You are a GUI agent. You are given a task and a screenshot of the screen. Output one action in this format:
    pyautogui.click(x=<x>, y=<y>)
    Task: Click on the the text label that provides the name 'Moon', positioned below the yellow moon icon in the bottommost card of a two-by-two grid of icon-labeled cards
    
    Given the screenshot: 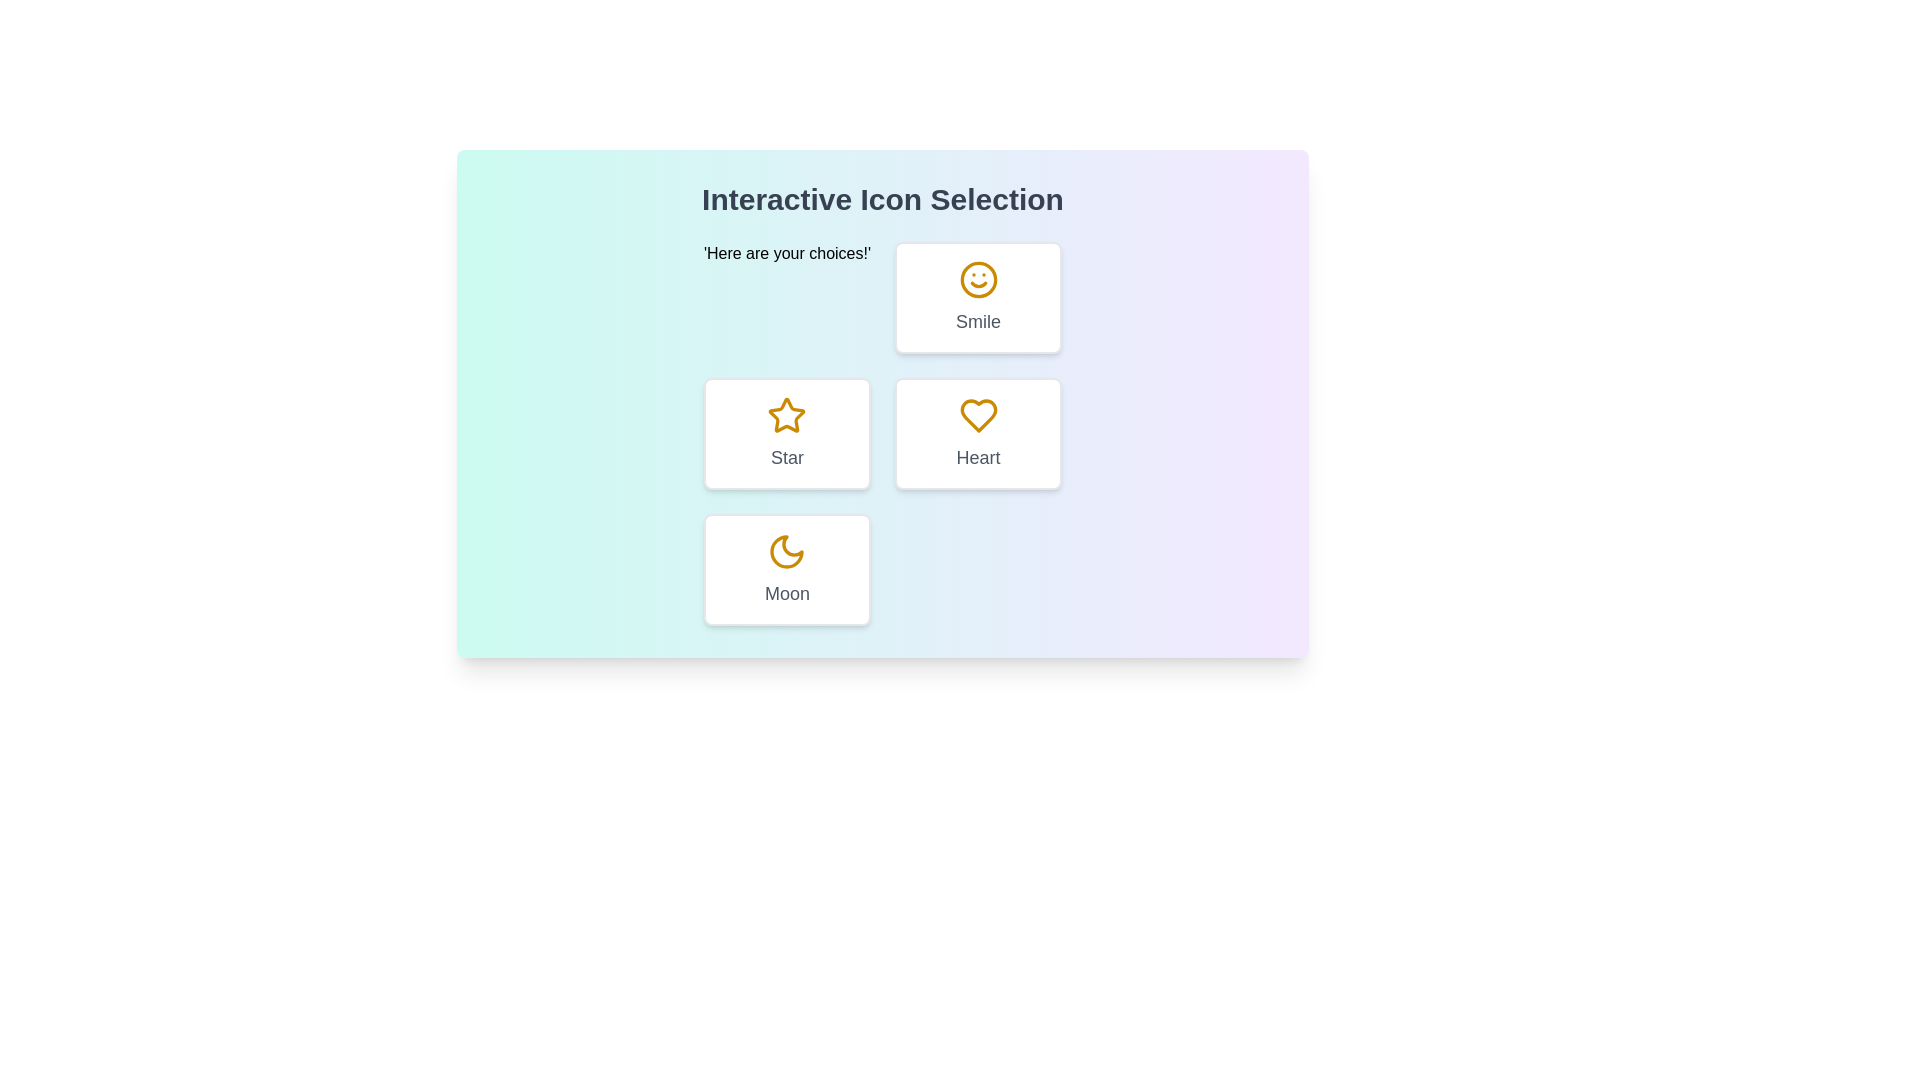 What is the action you would take?
    pyautogui.click(x=786, y=593)
    